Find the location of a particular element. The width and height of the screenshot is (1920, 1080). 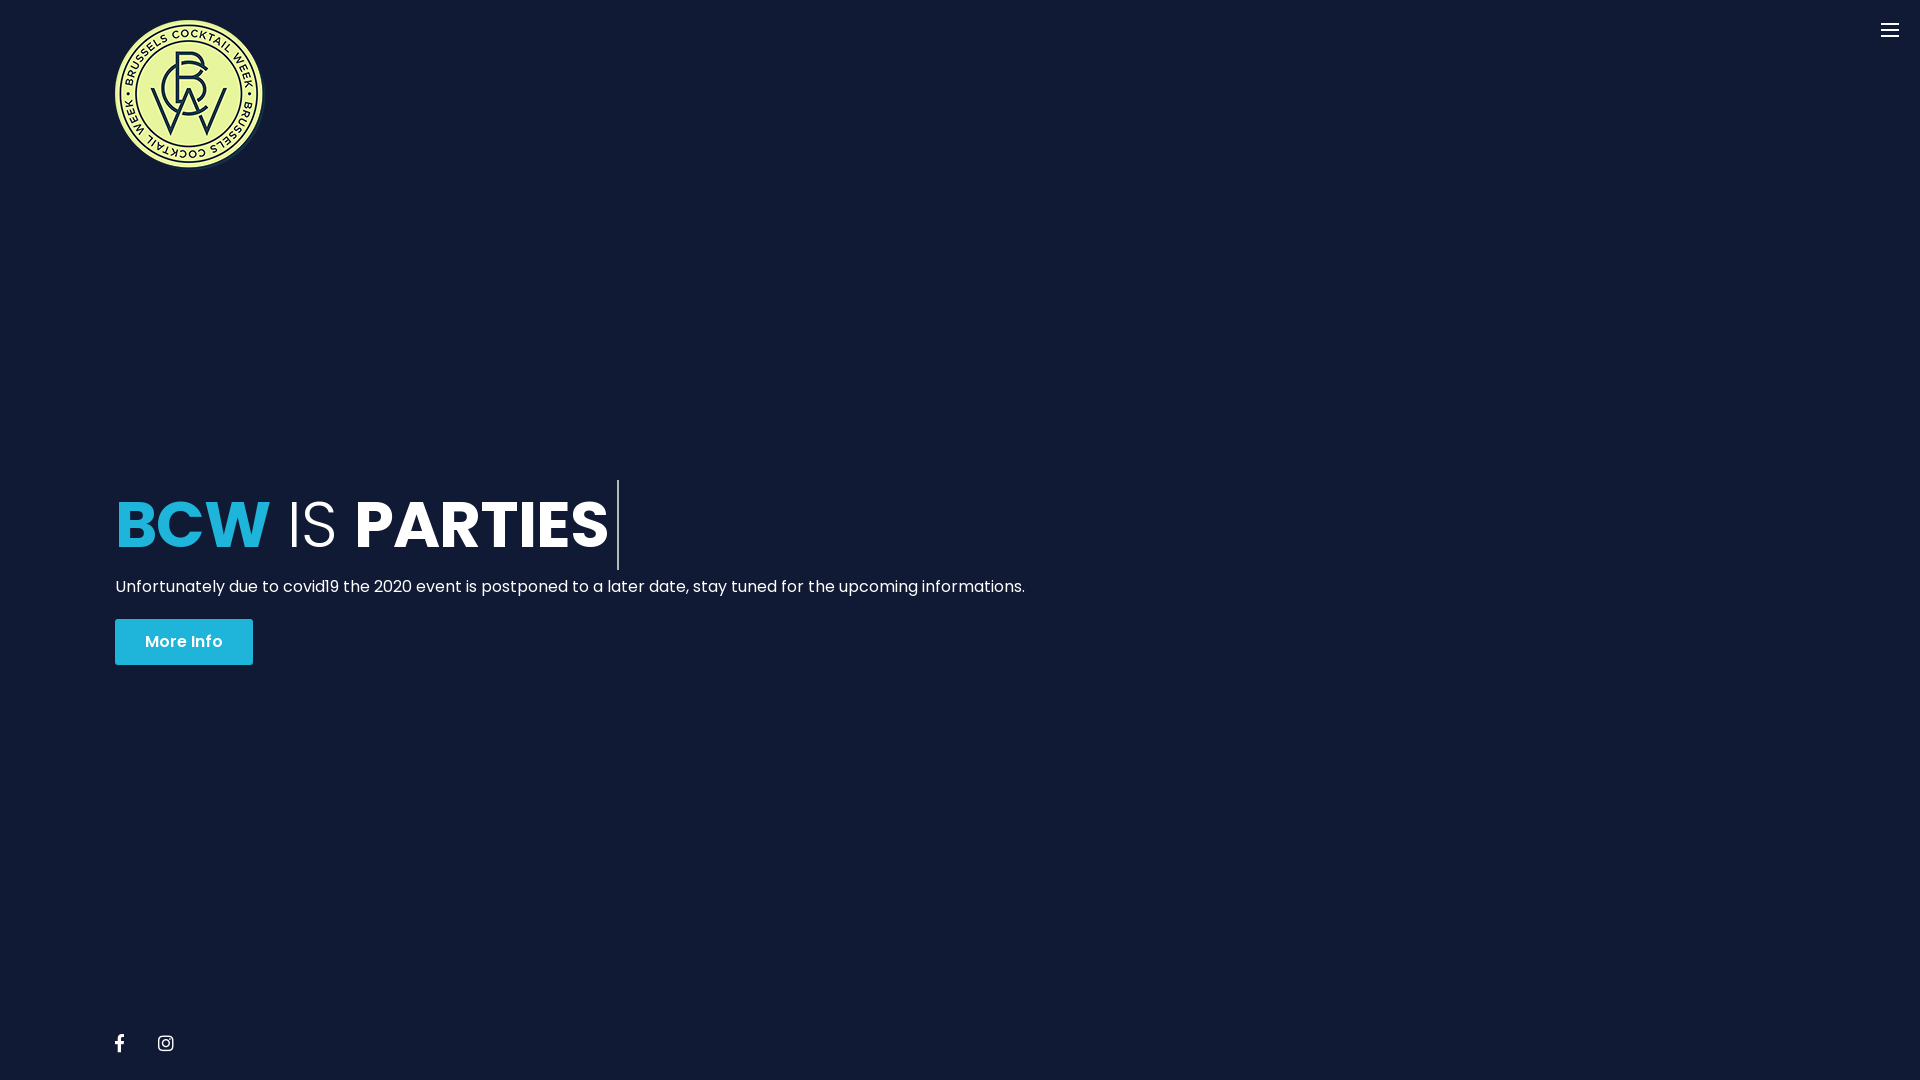

'Instagram' is located at coordinates (166, 1041).